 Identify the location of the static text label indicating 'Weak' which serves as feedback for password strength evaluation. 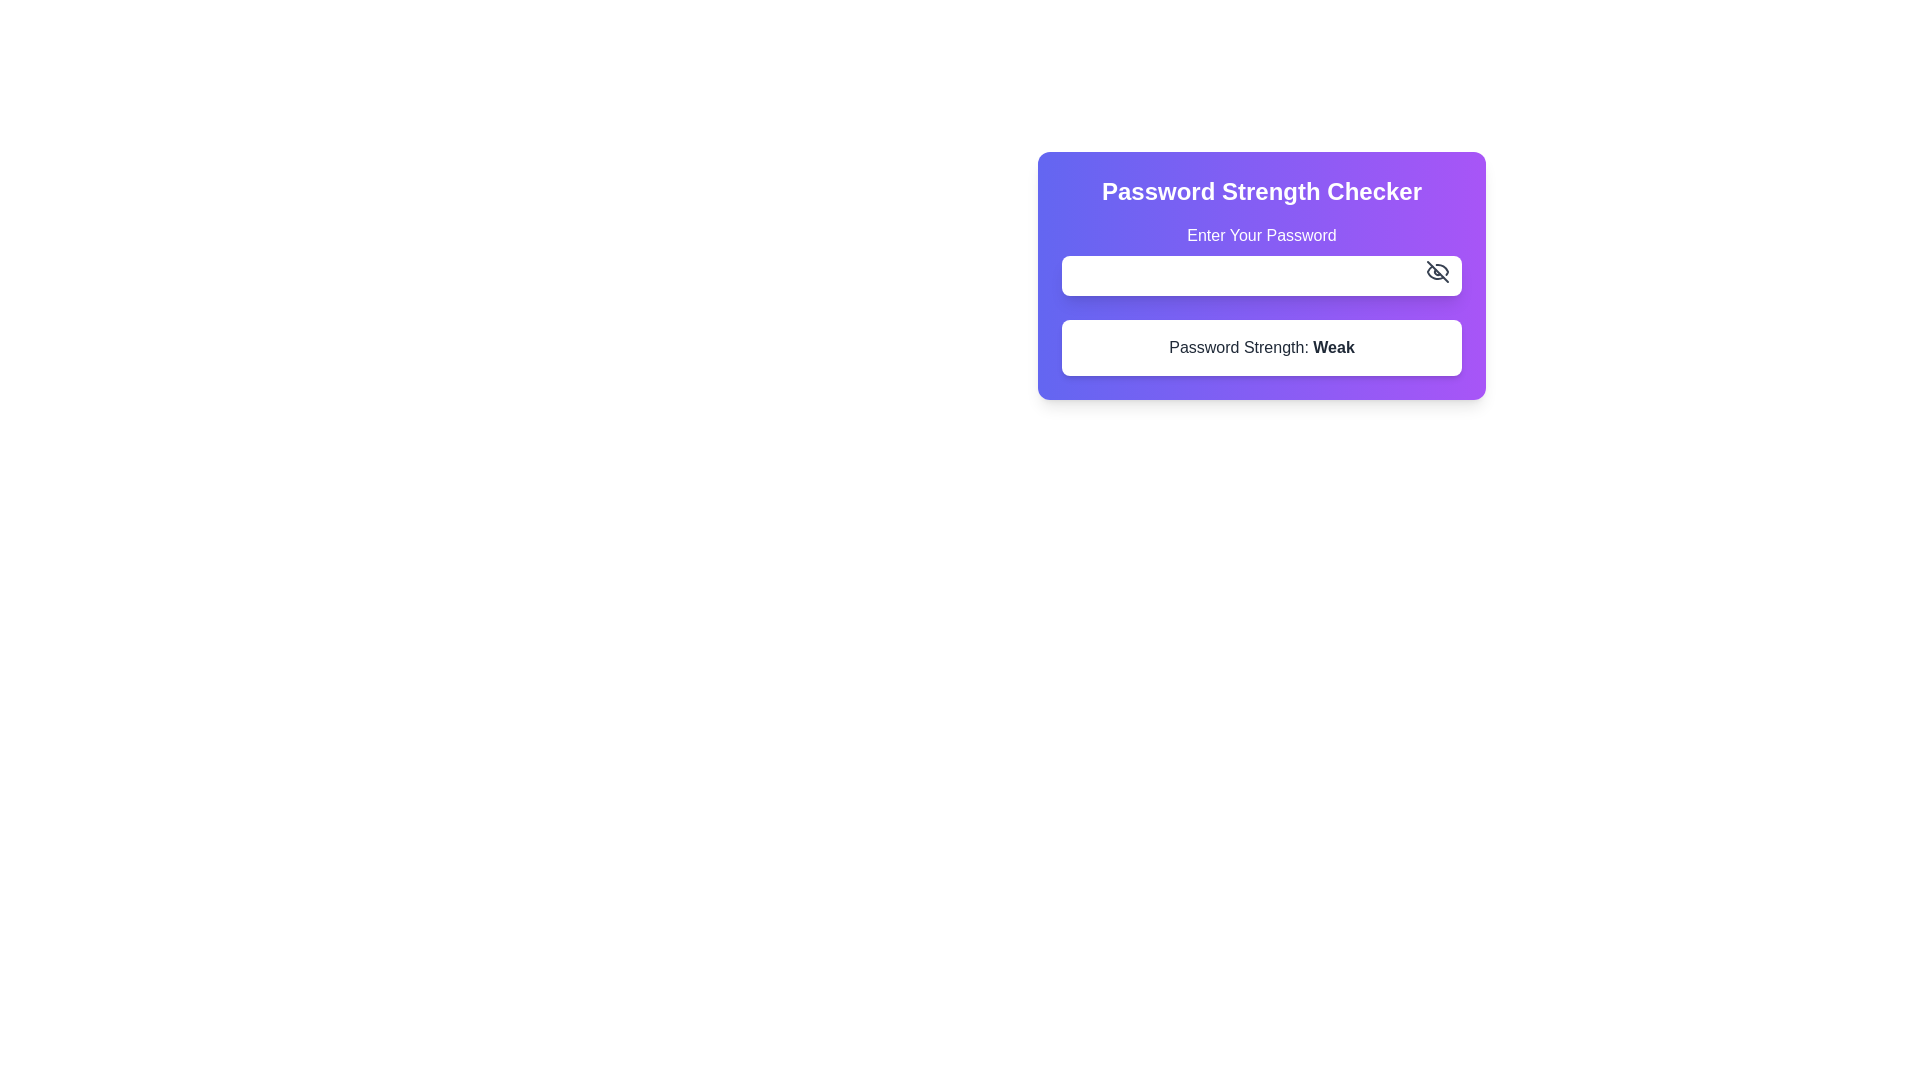
(1334, 346).